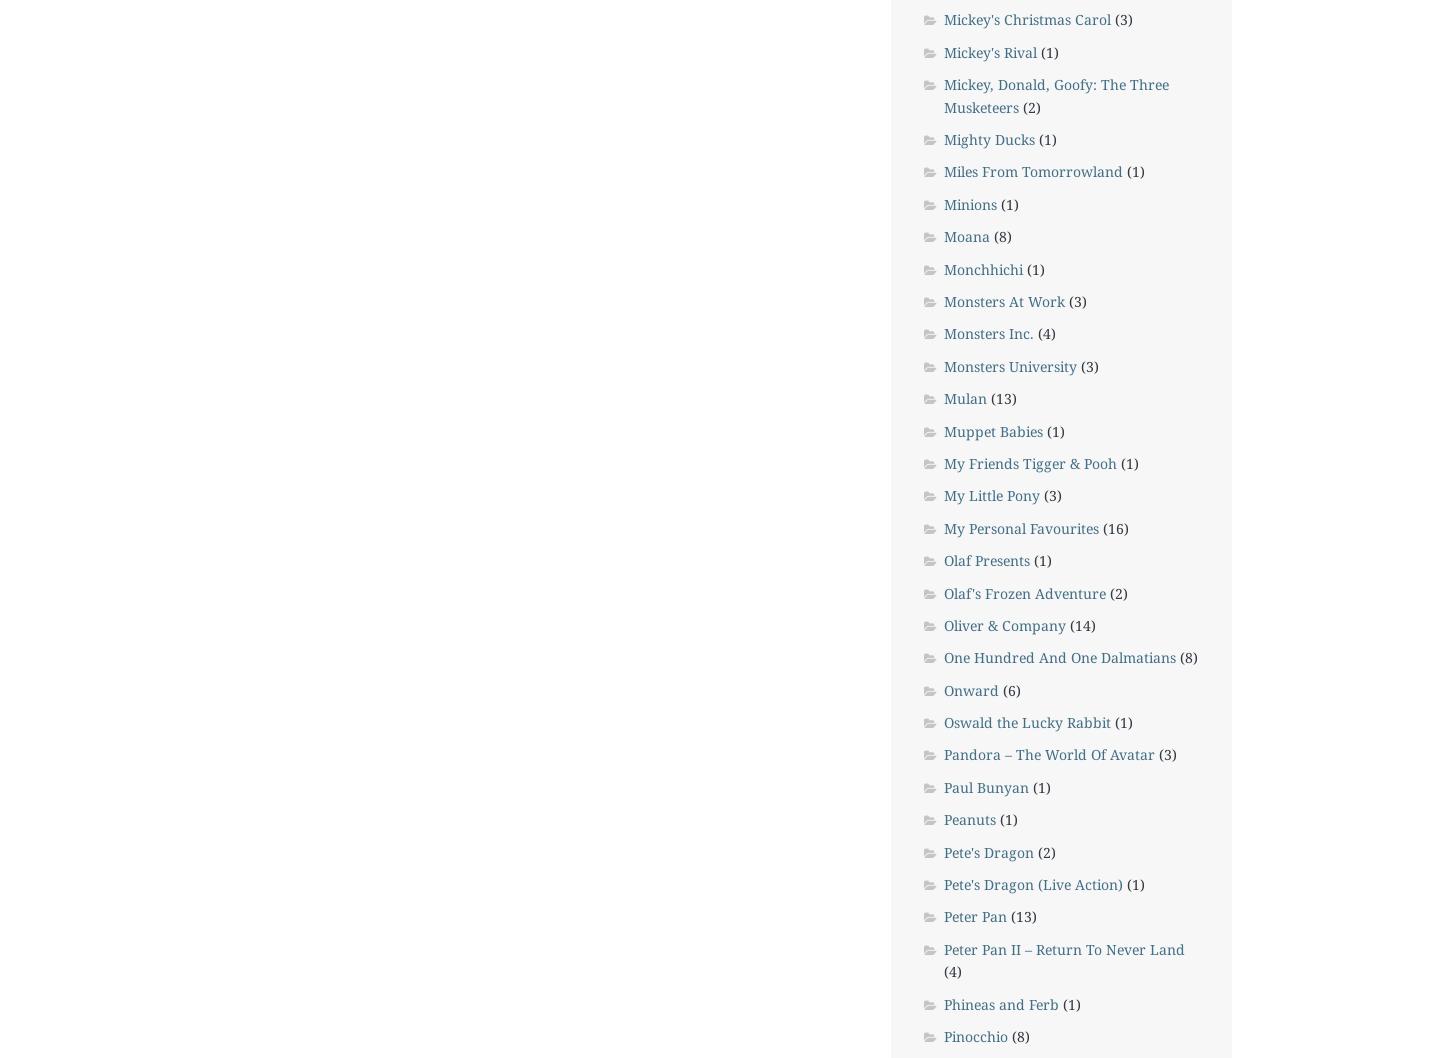 This screenshot has height=1058, width=1440. Describe the element at coordinates (974, 1034) in the screenshot. I see `'Pinocchio'` at that location.